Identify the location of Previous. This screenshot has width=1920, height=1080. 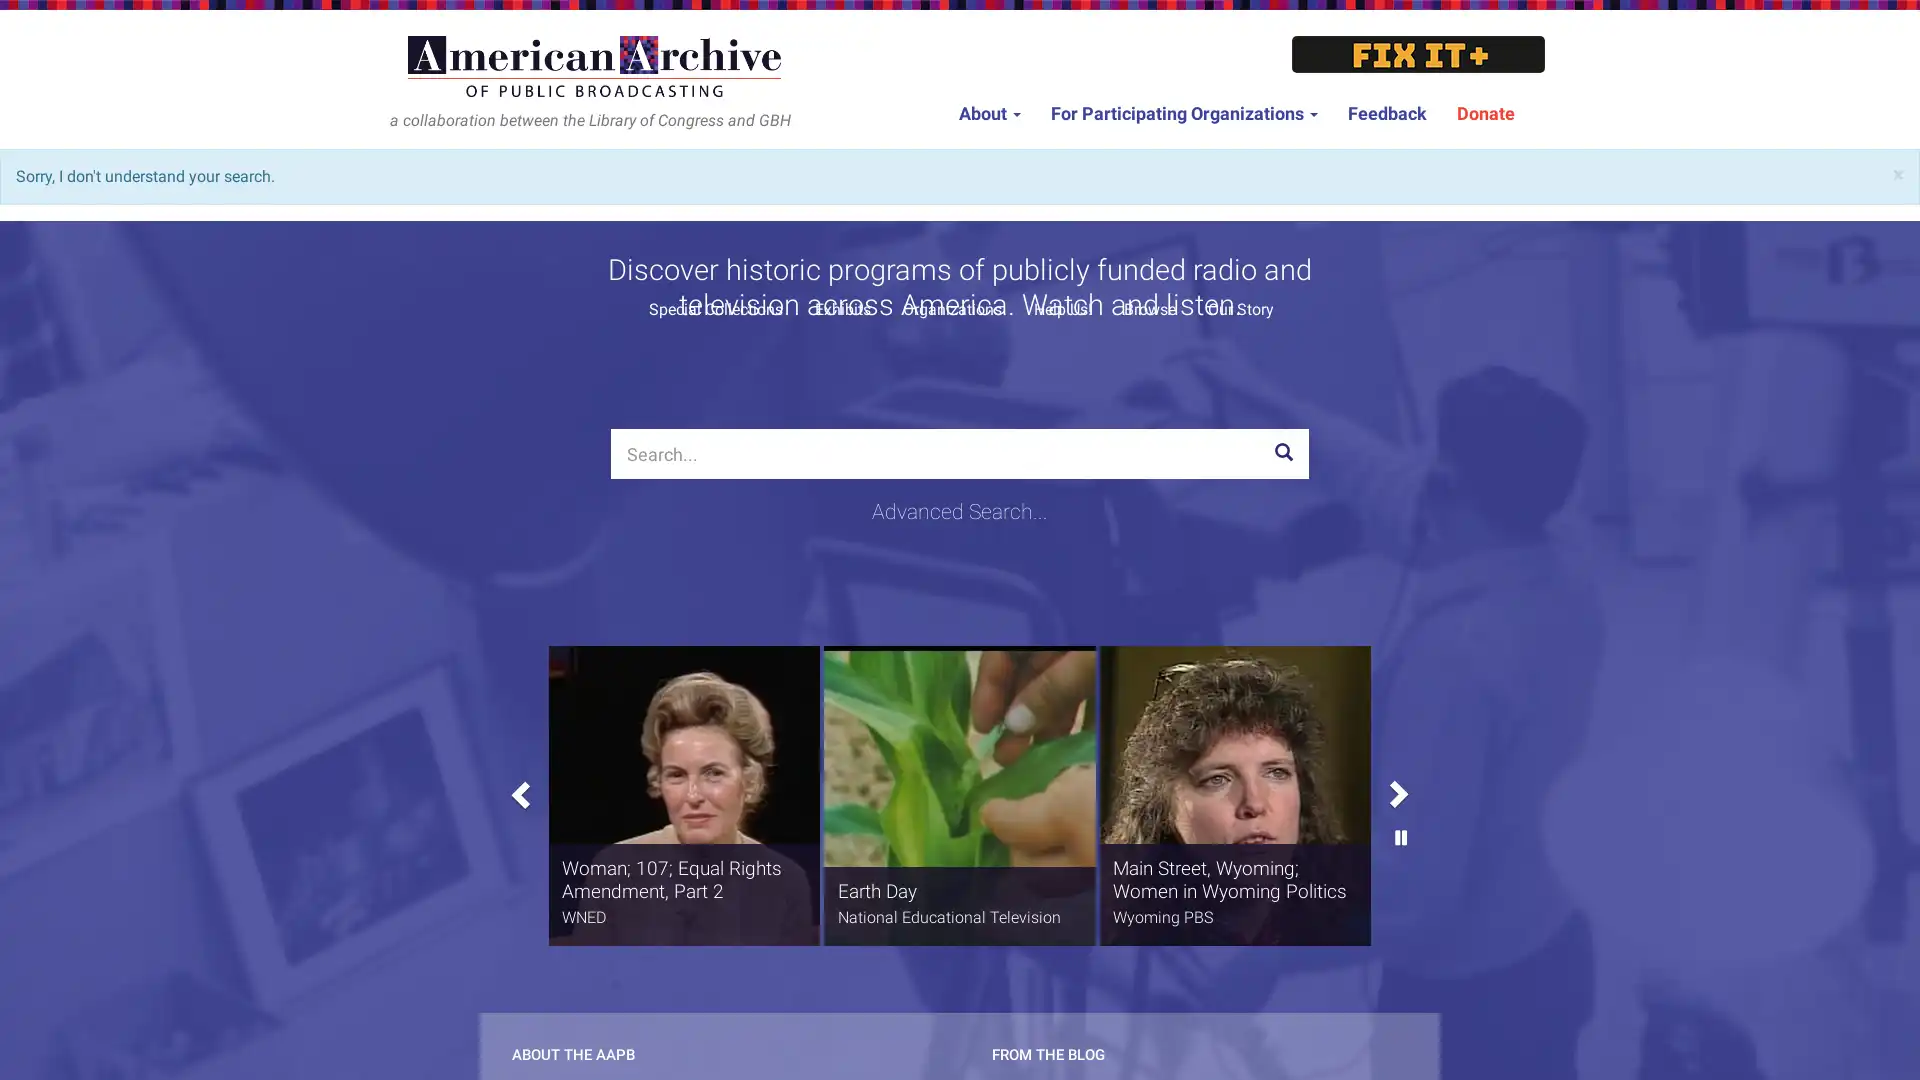
(518, 787).